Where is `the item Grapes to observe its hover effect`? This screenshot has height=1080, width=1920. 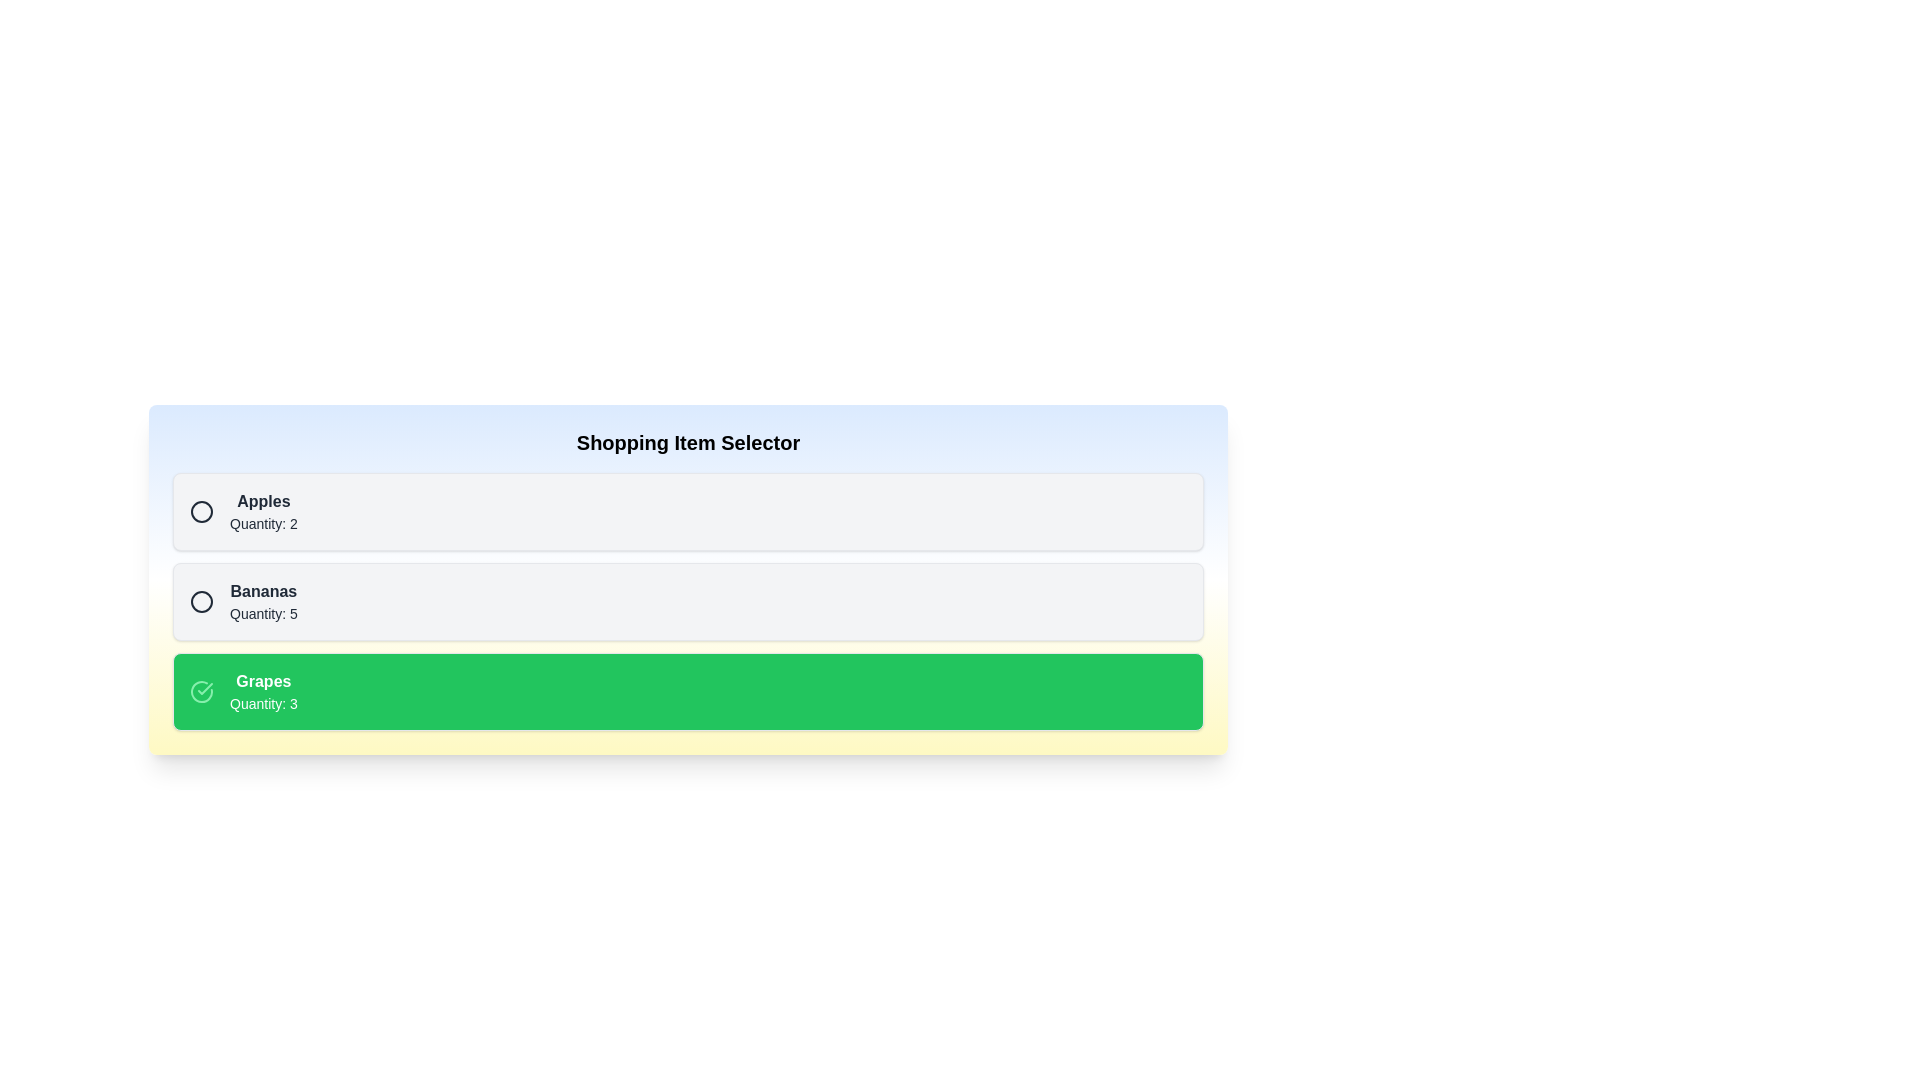
the item Grapes to observe its hover effect is located at coordinates (688, 690).